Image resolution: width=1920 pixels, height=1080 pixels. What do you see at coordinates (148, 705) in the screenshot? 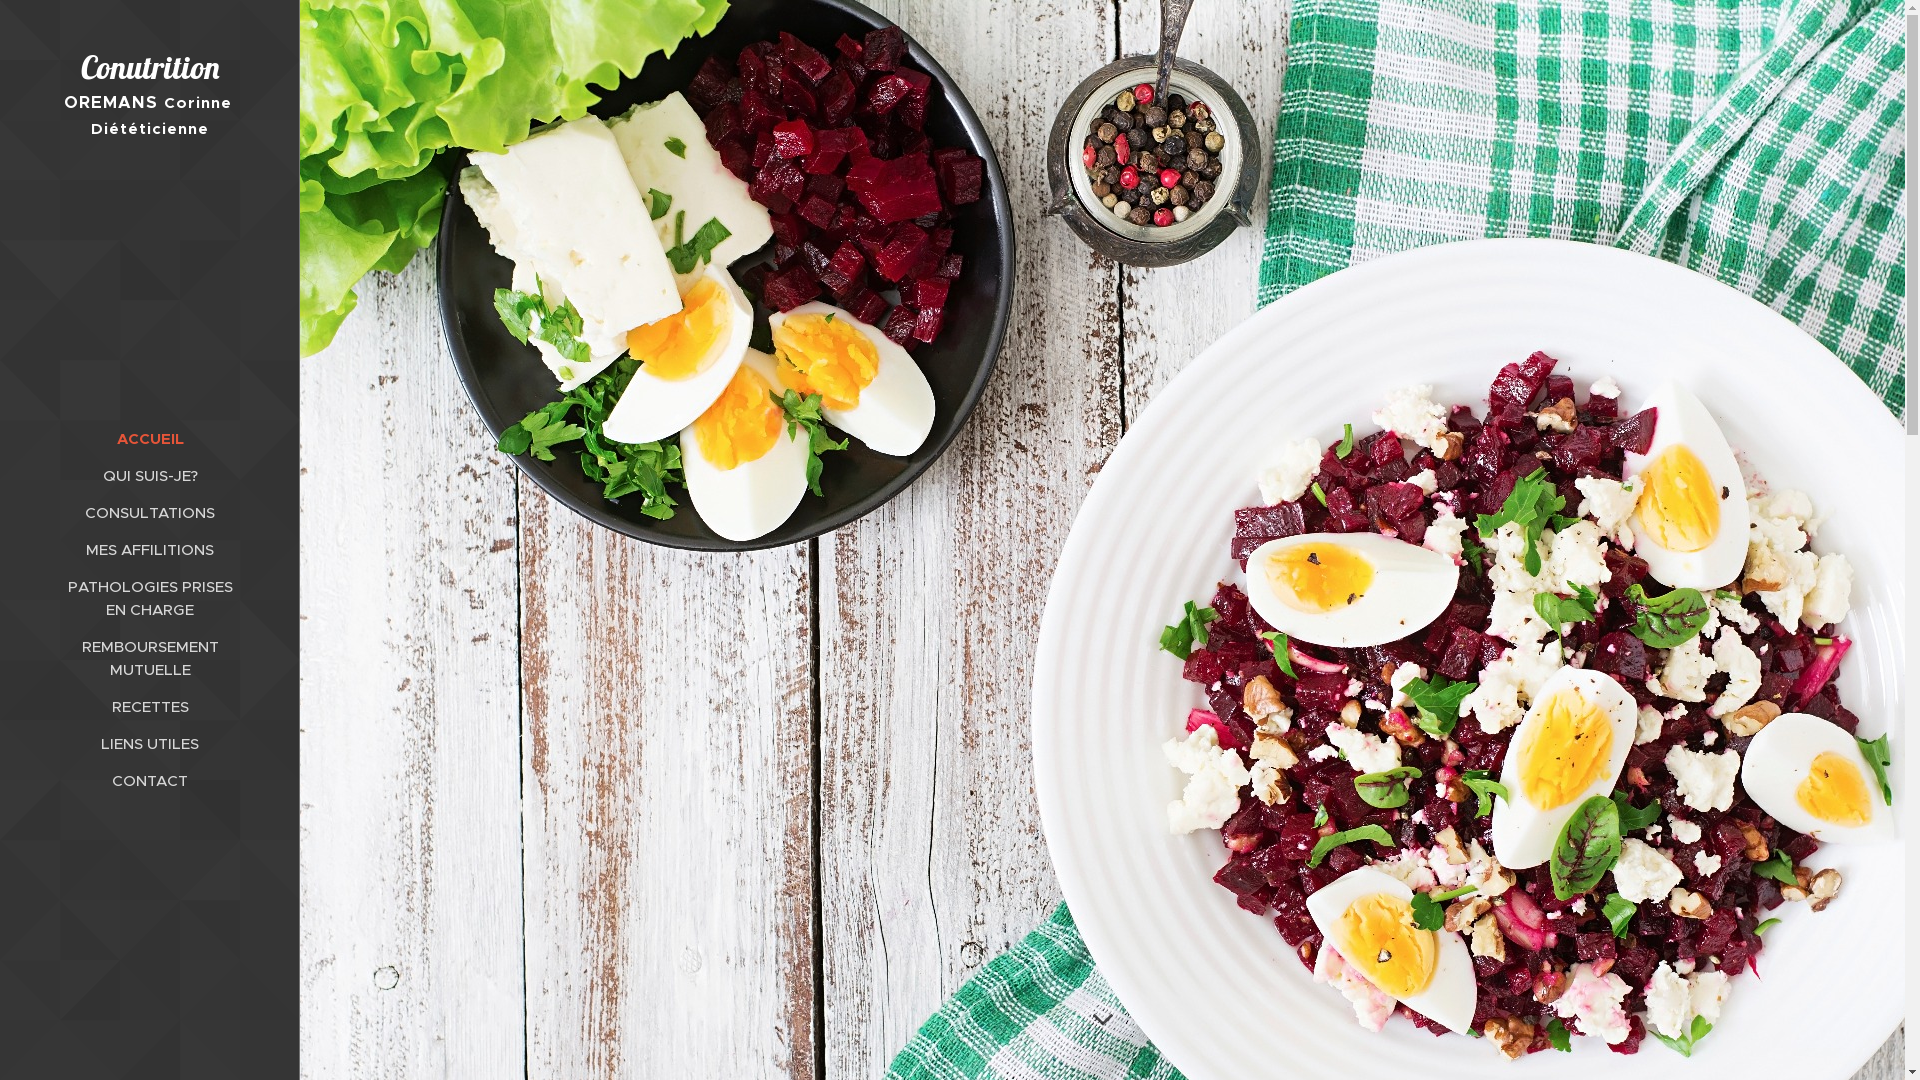
I see `'RECETTES'` at bounding box center [148, 705].